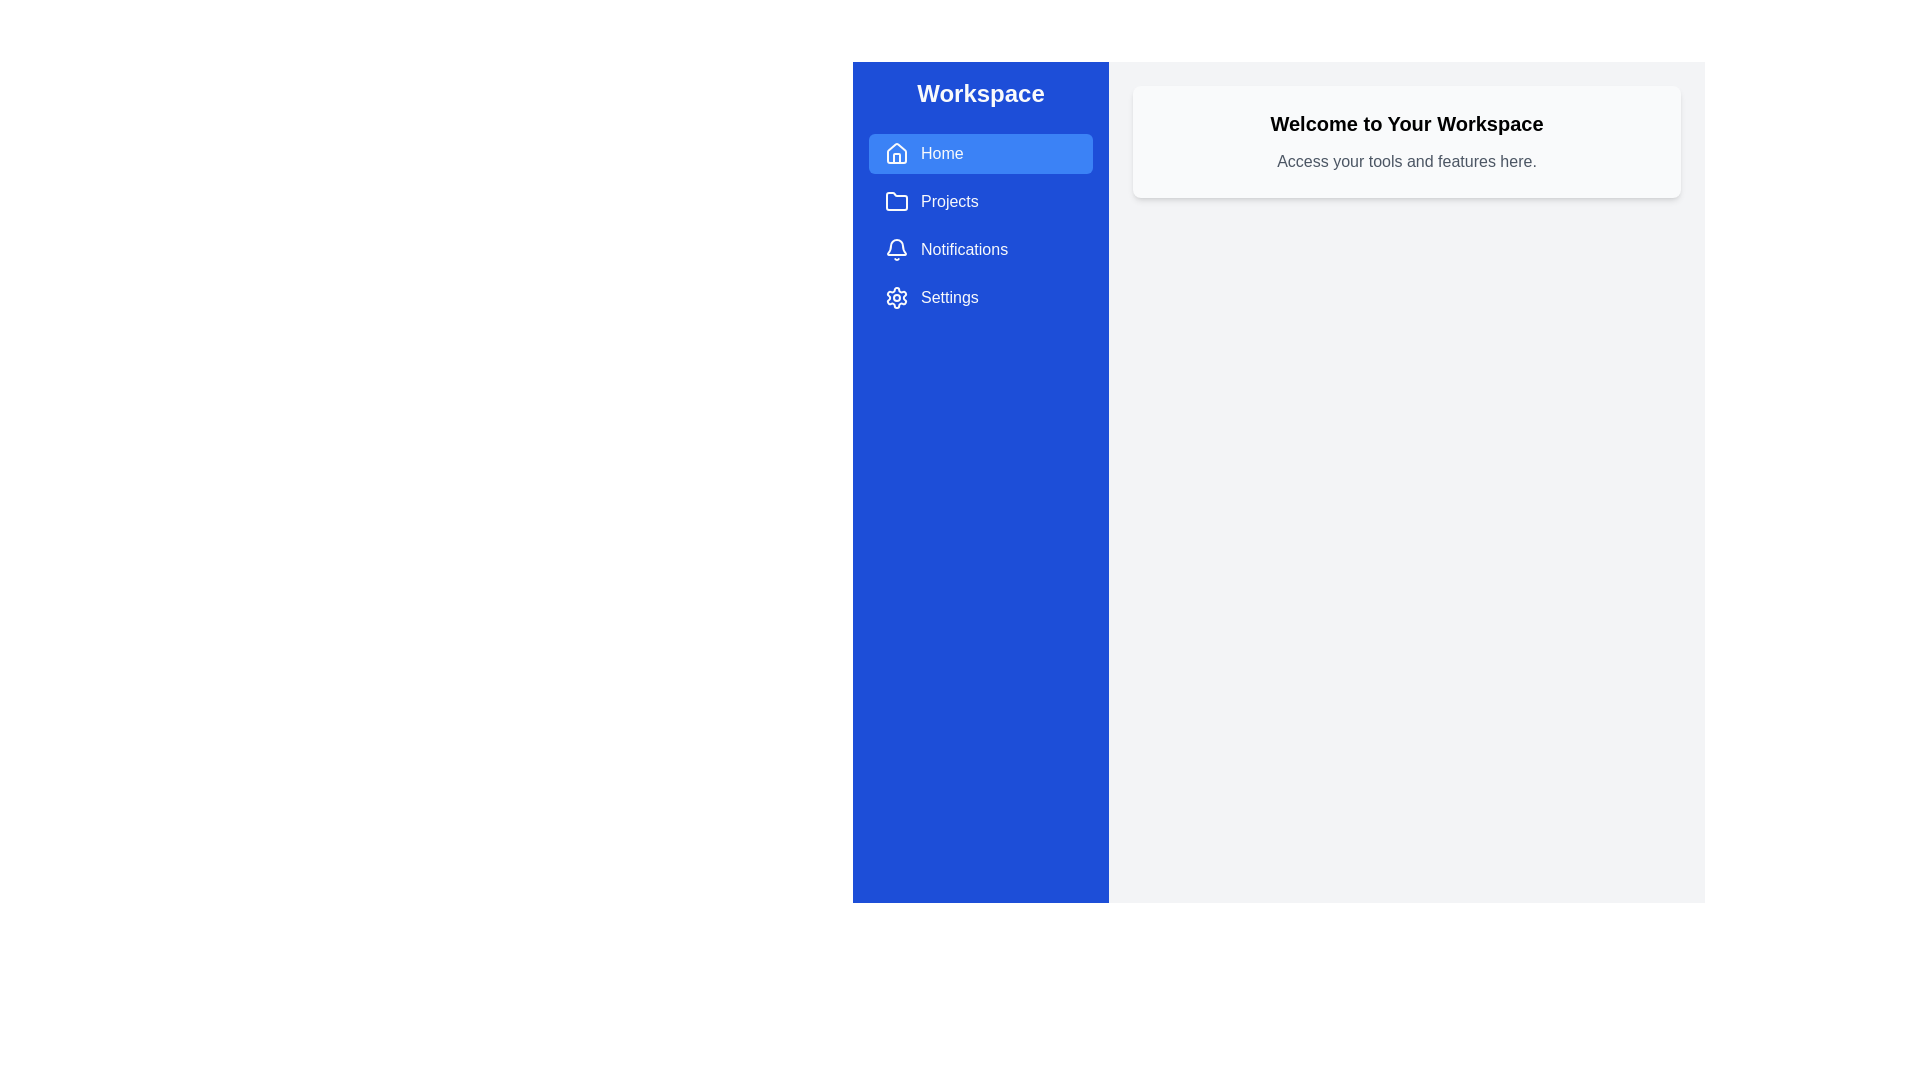 The image size is (1920, 1080). I want to click on the folder icon located at the leftmost position of the 'Projects' navigation button on the sidebar, so click(896, 201).